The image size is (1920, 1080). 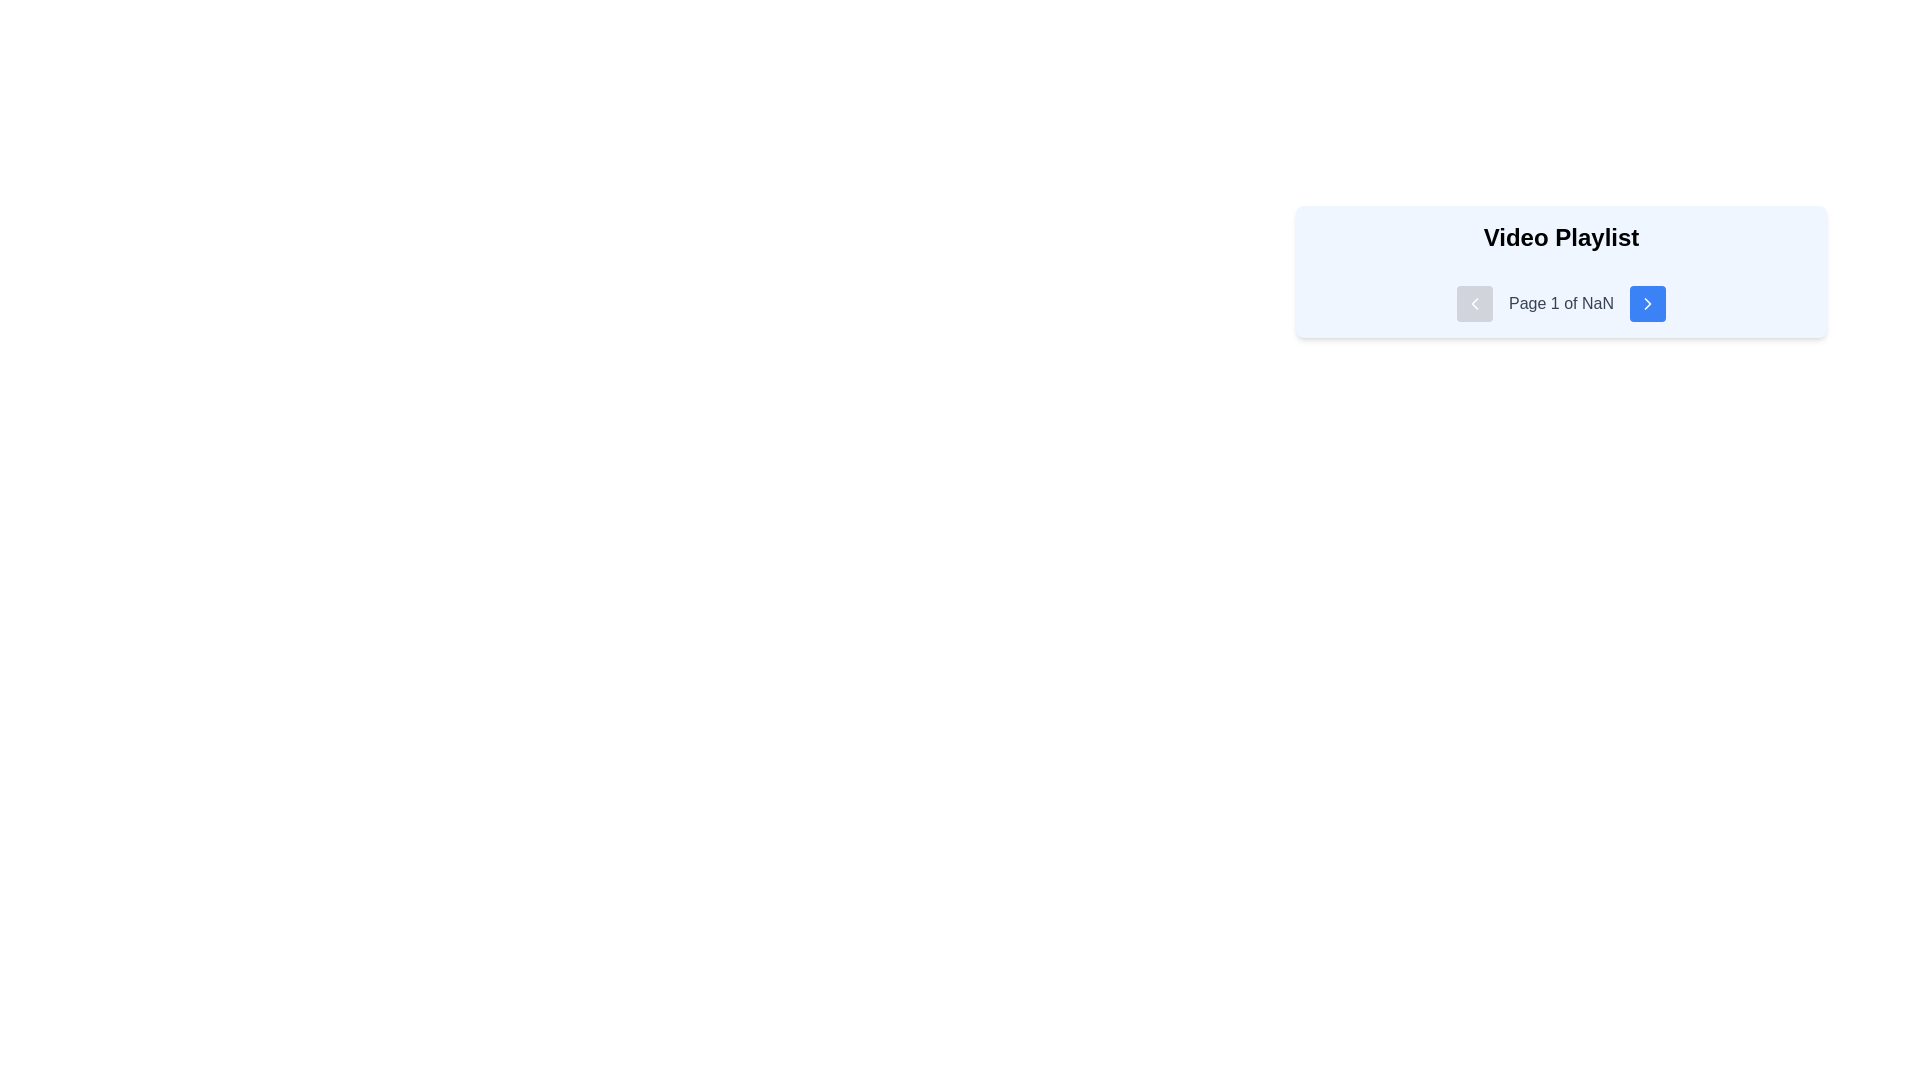 What do you see at coordinates (1647, 304) in the screenshot?
I see `the right-pointing chevron icon styled with a 2px stroke and rounded edges, located within the blue rectangular button in the right part of the 'Video Playlist' panel` at bounding box center [1647, 304].